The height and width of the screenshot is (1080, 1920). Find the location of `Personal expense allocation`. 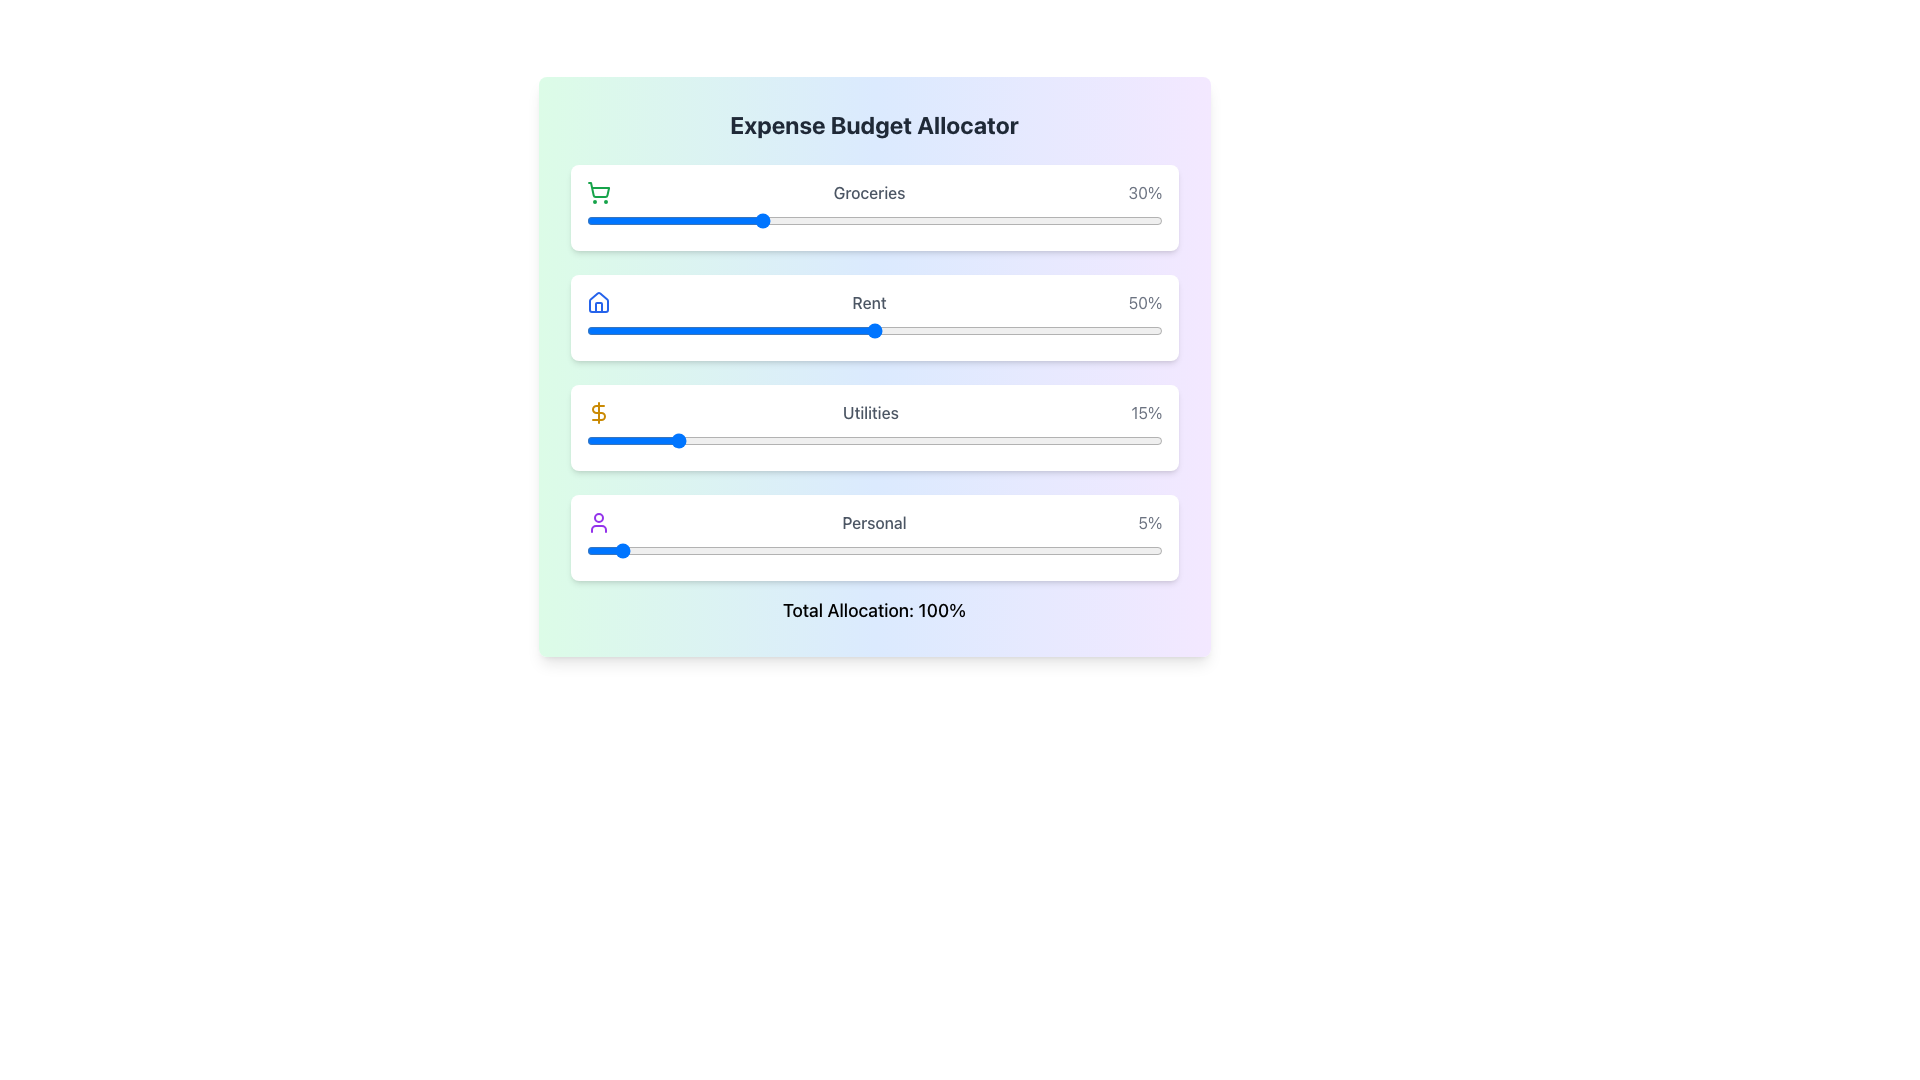

Personal expense allocation is located at coordinates (954, 551).